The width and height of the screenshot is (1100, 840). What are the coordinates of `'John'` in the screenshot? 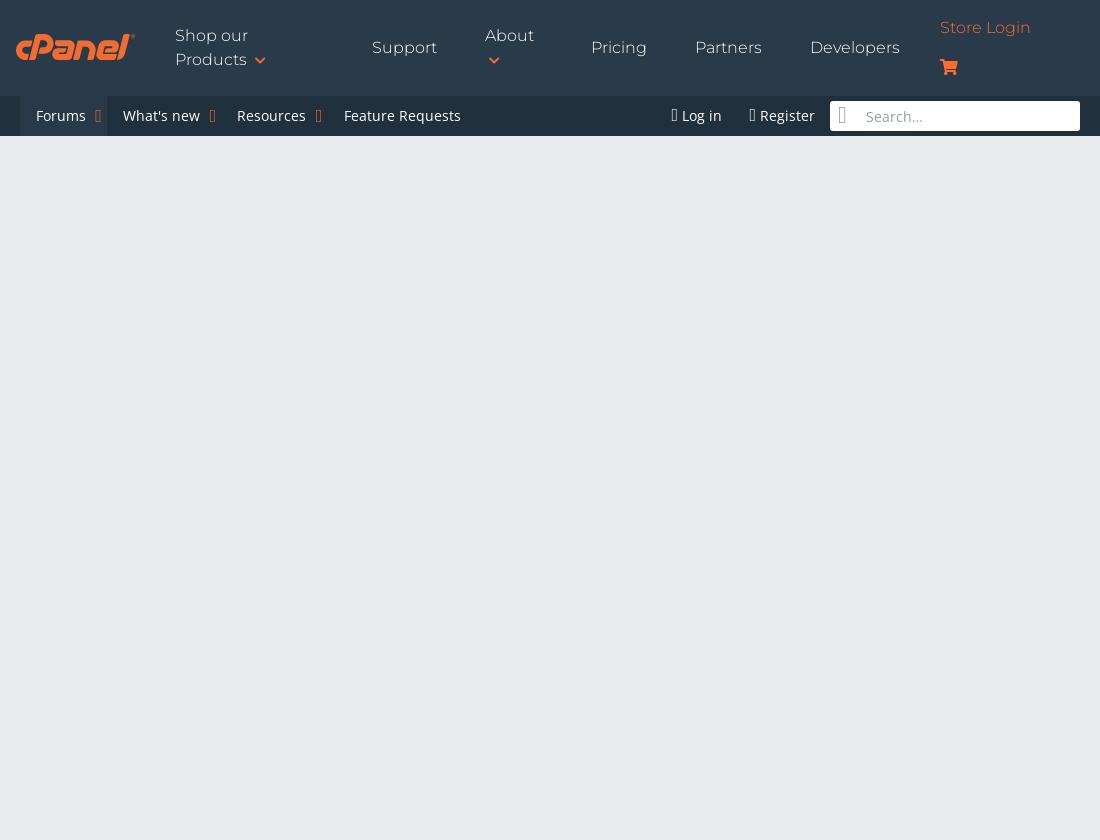 It's located at (44, 583).